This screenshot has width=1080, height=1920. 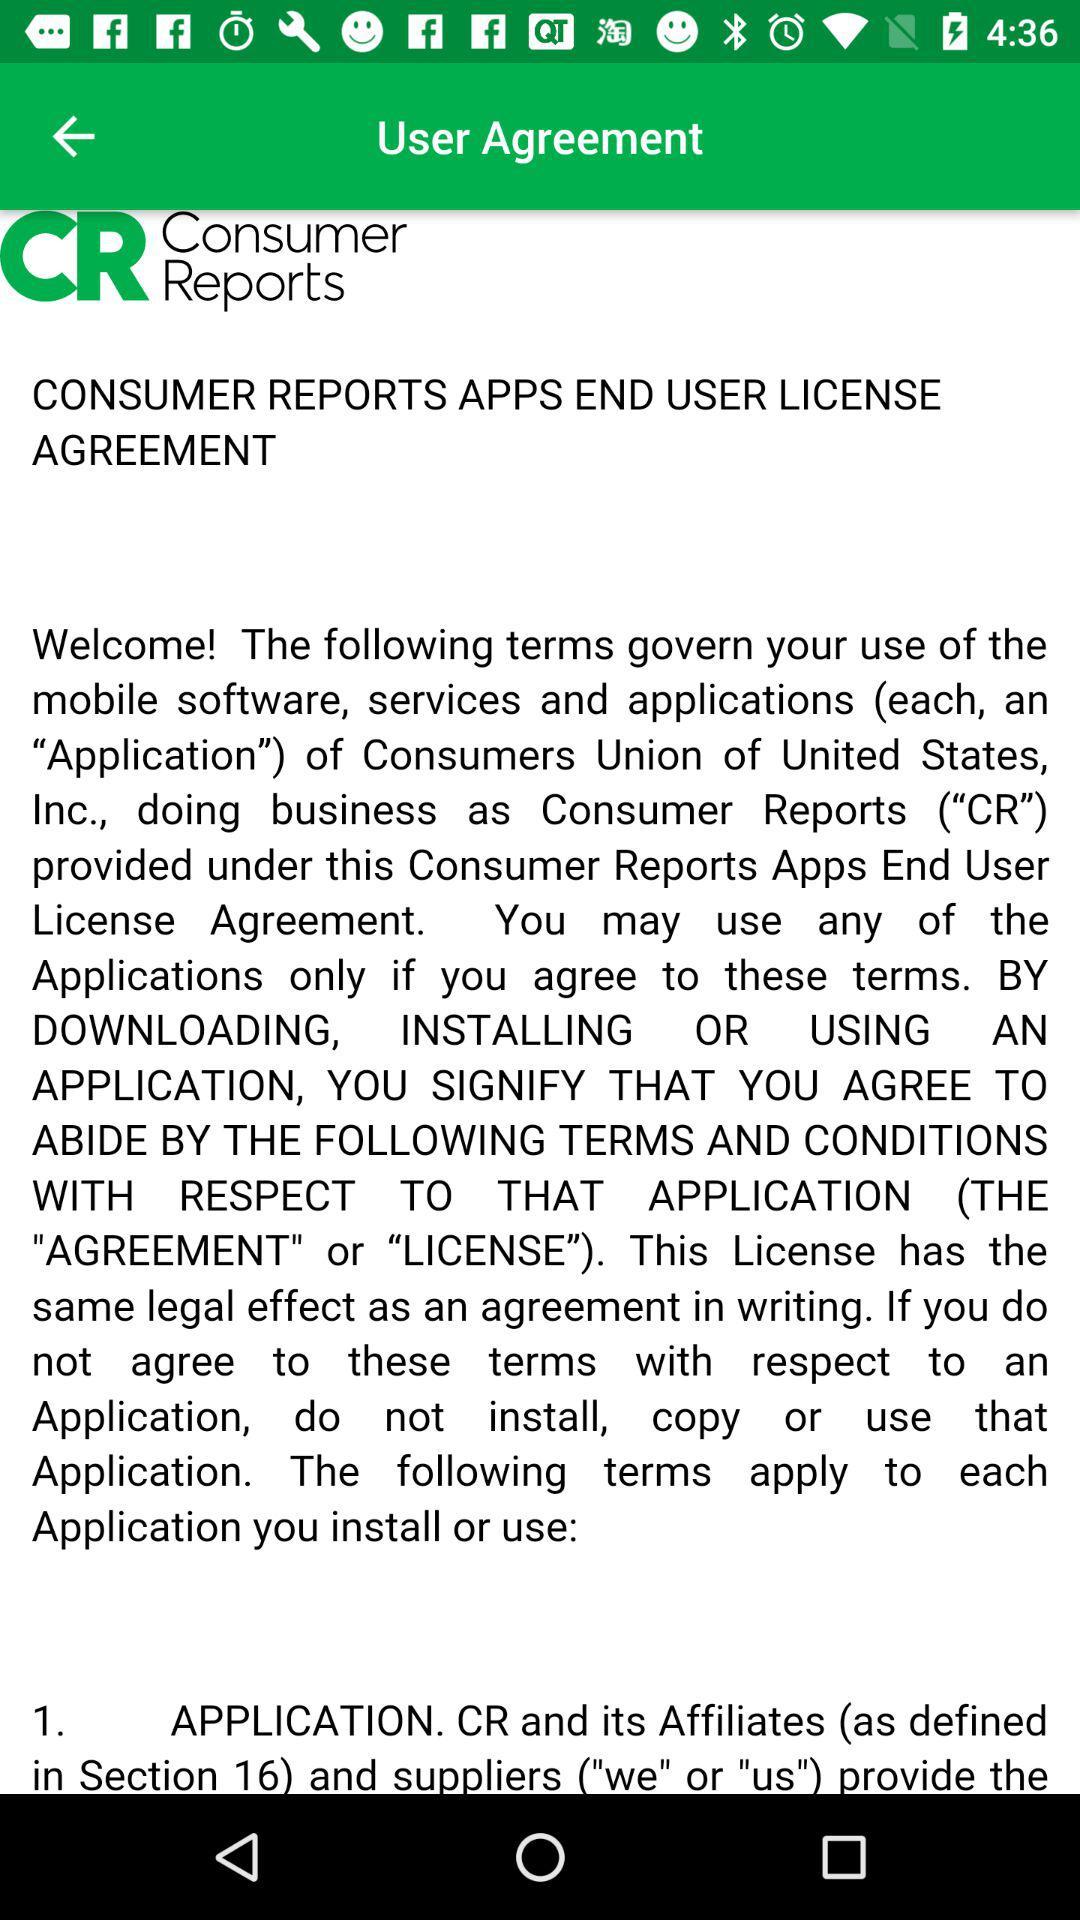 What do you see at coordinates (72, 135) in the screenshot?
I see `back the option` at bounding box center [72, 135].